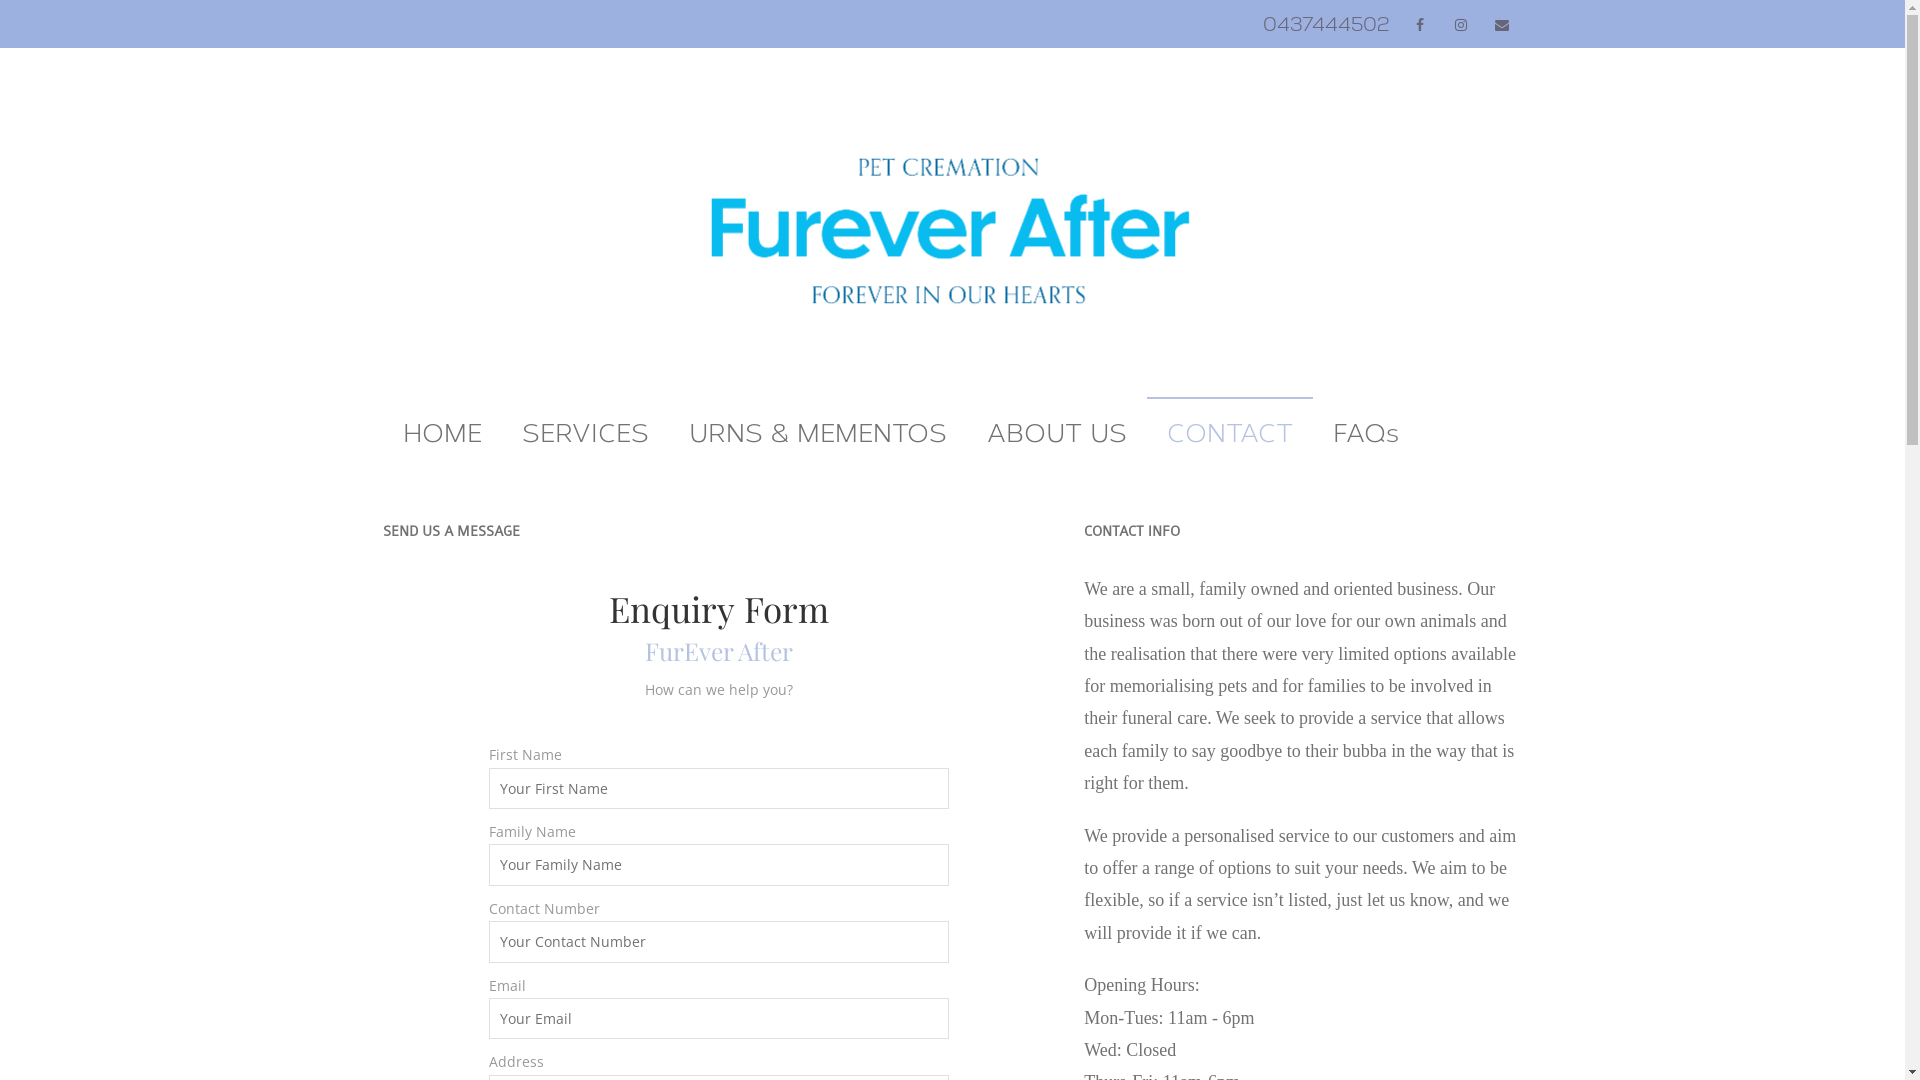 The height and width of the screenshot is (1080, 1920). I want to click on 'ABOUT US', so click(1055, 432).